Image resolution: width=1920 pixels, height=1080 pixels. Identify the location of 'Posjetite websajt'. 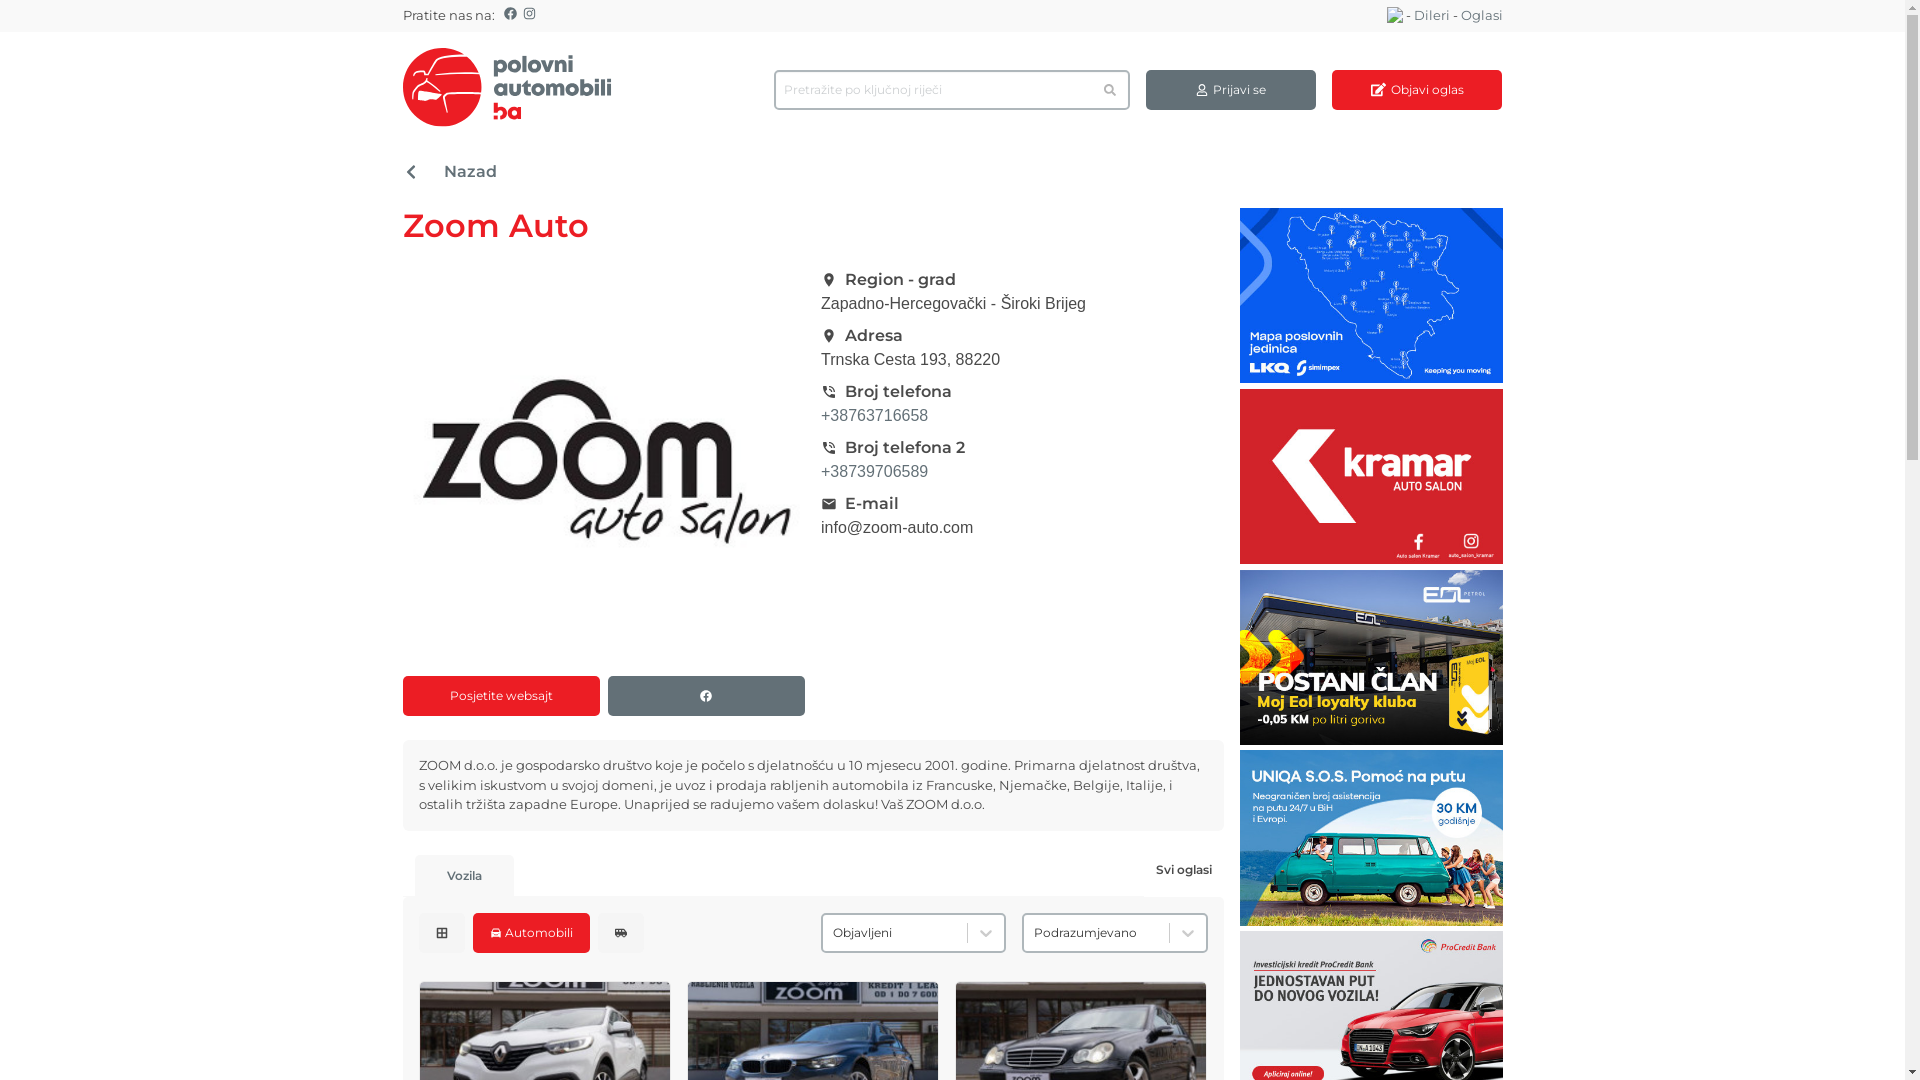
(401, 694).